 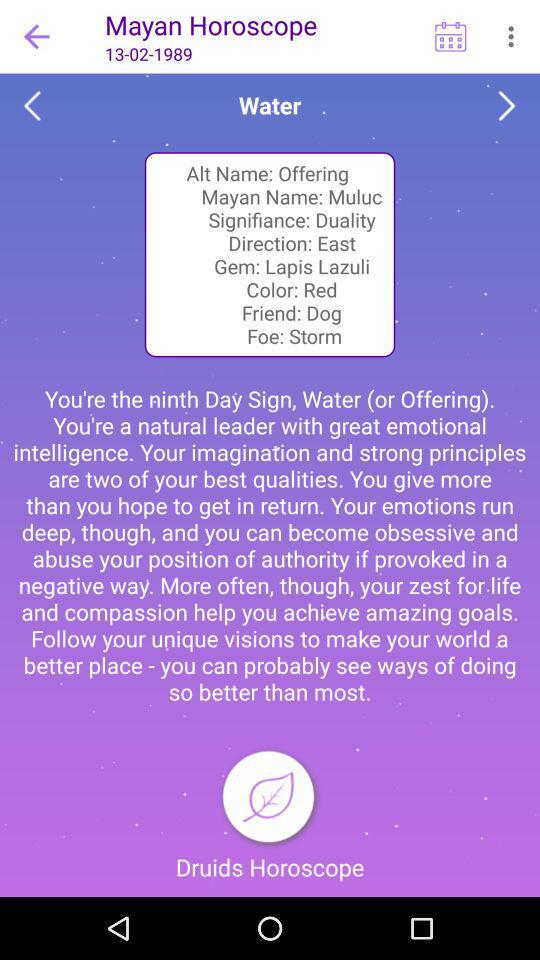 What do you see at coordinates (31, 106) in the screenshot?
I see `the arrow_backward icon` at bounding box center [31, 106].